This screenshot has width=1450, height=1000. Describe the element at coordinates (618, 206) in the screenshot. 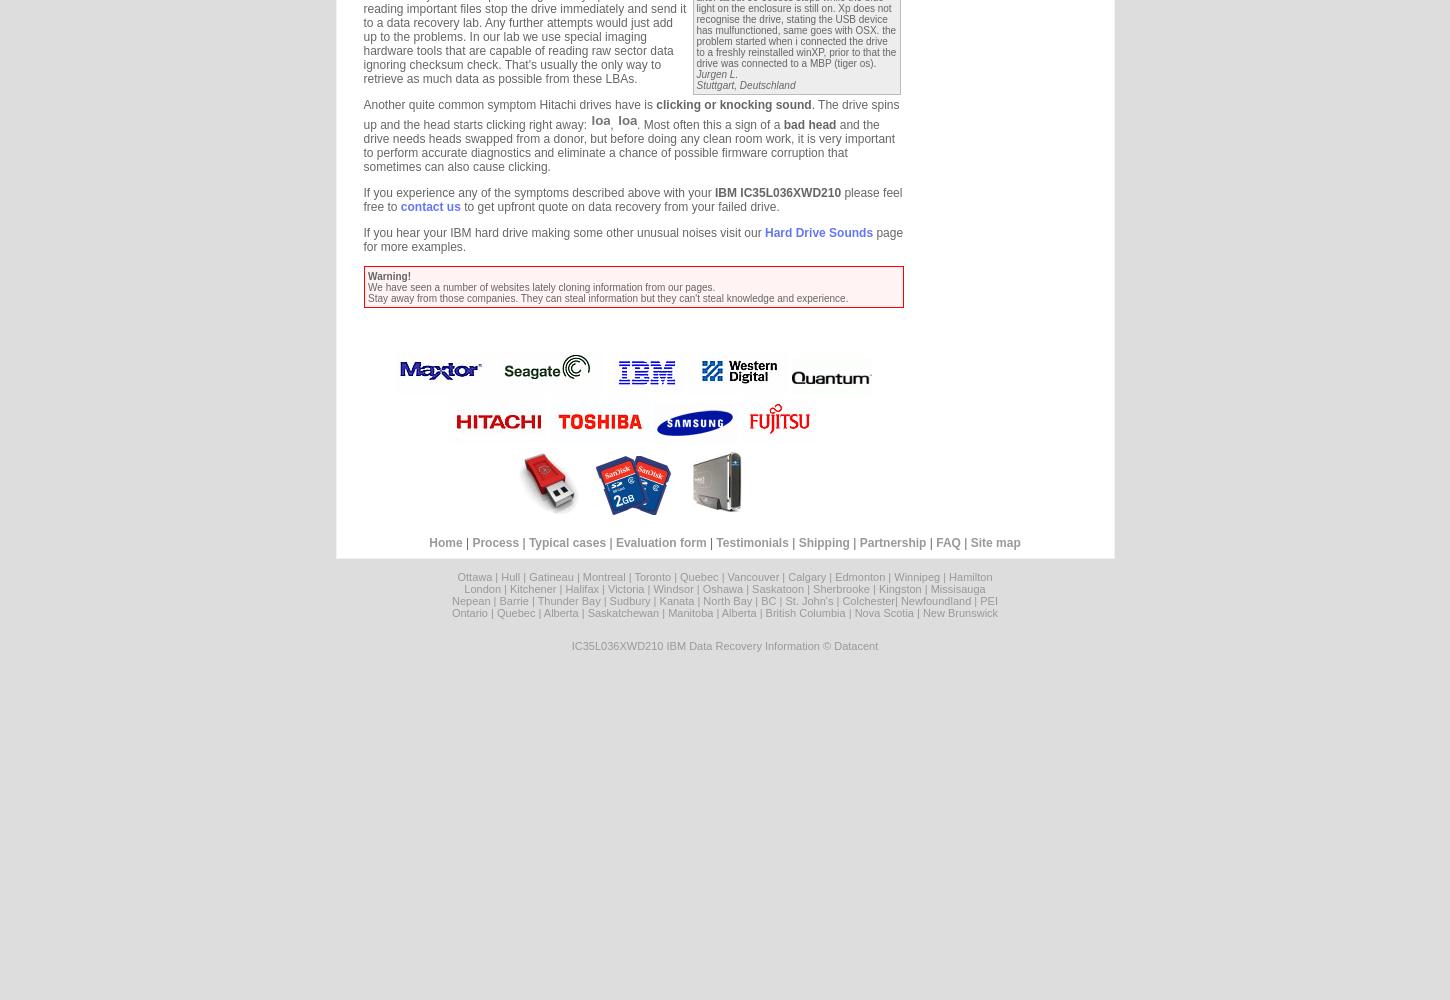

I see `'to get upfront quote on data recovery from your failed drive.'` at that location.